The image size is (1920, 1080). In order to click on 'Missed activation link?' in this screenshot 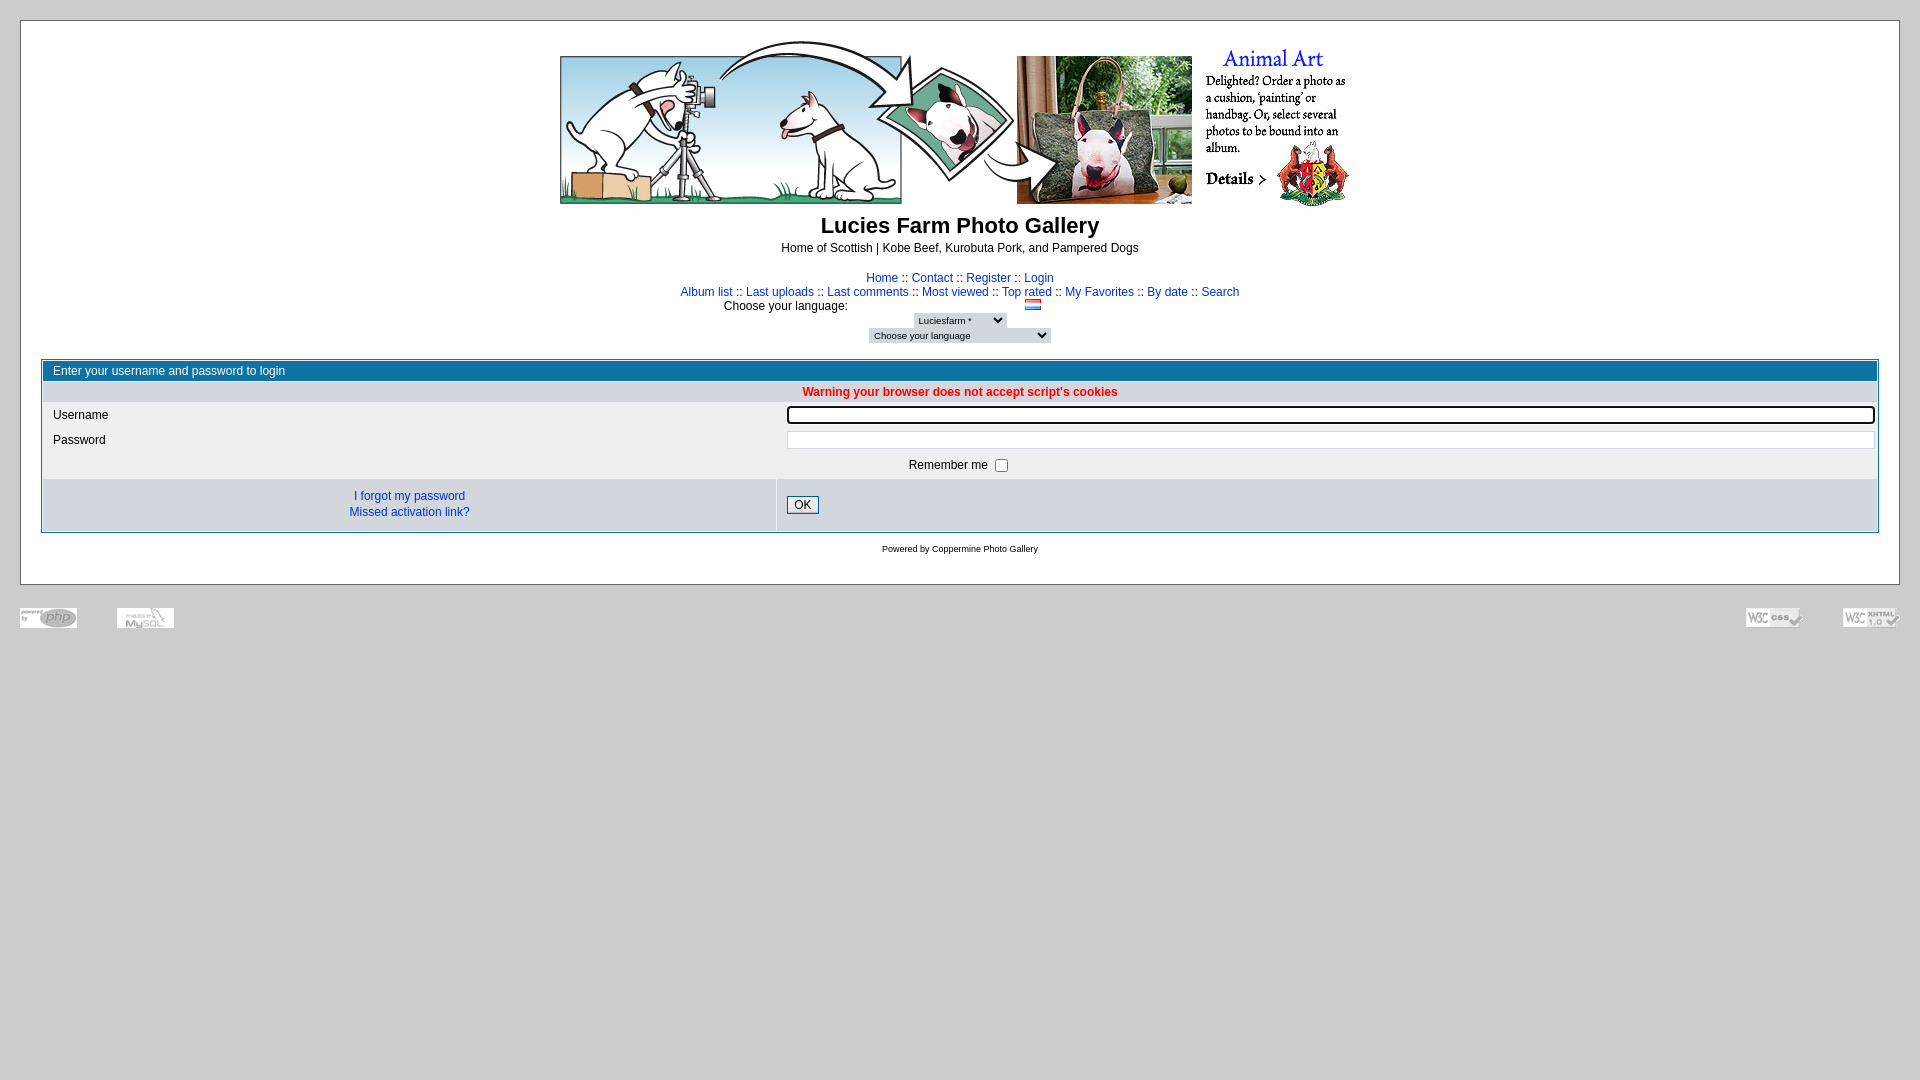, I will do `click(408, 511)`.